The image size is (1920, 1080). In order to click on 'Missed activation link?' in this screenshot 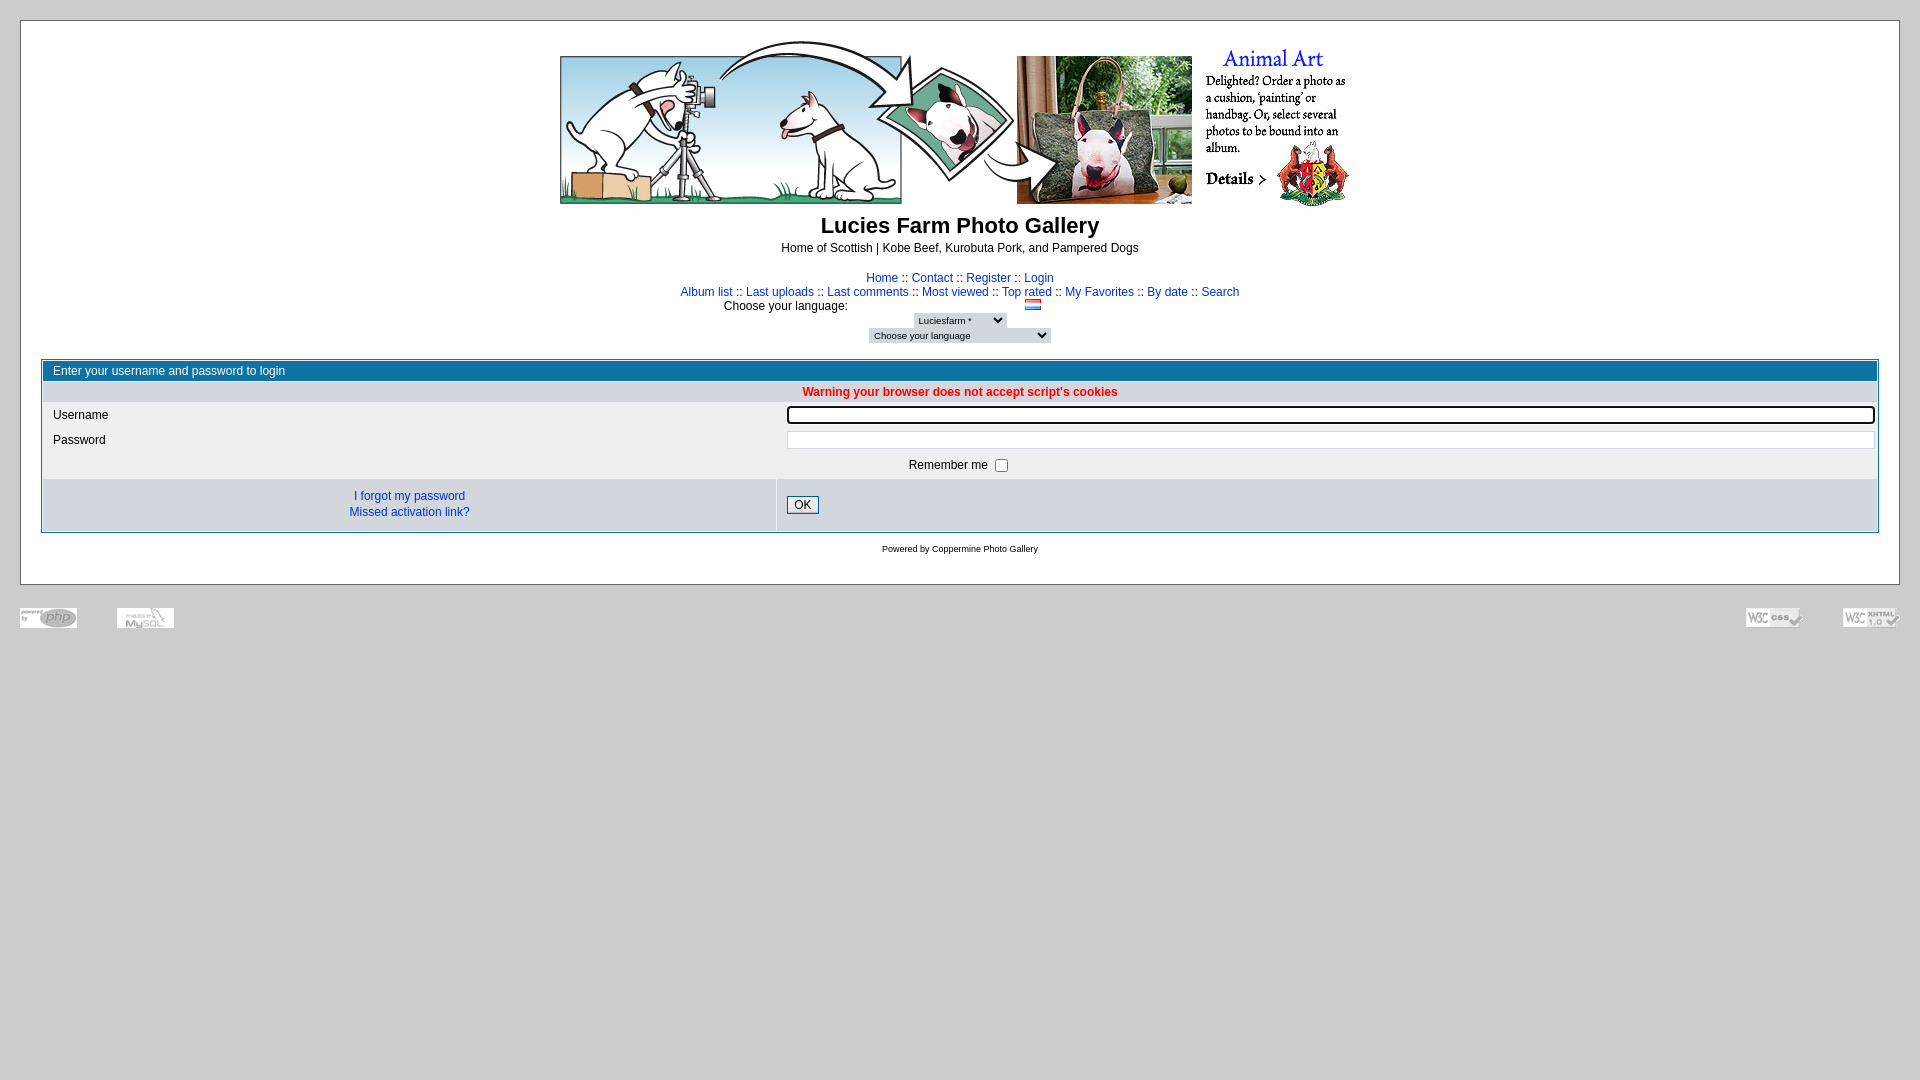, I will do `click(408, 511)`.